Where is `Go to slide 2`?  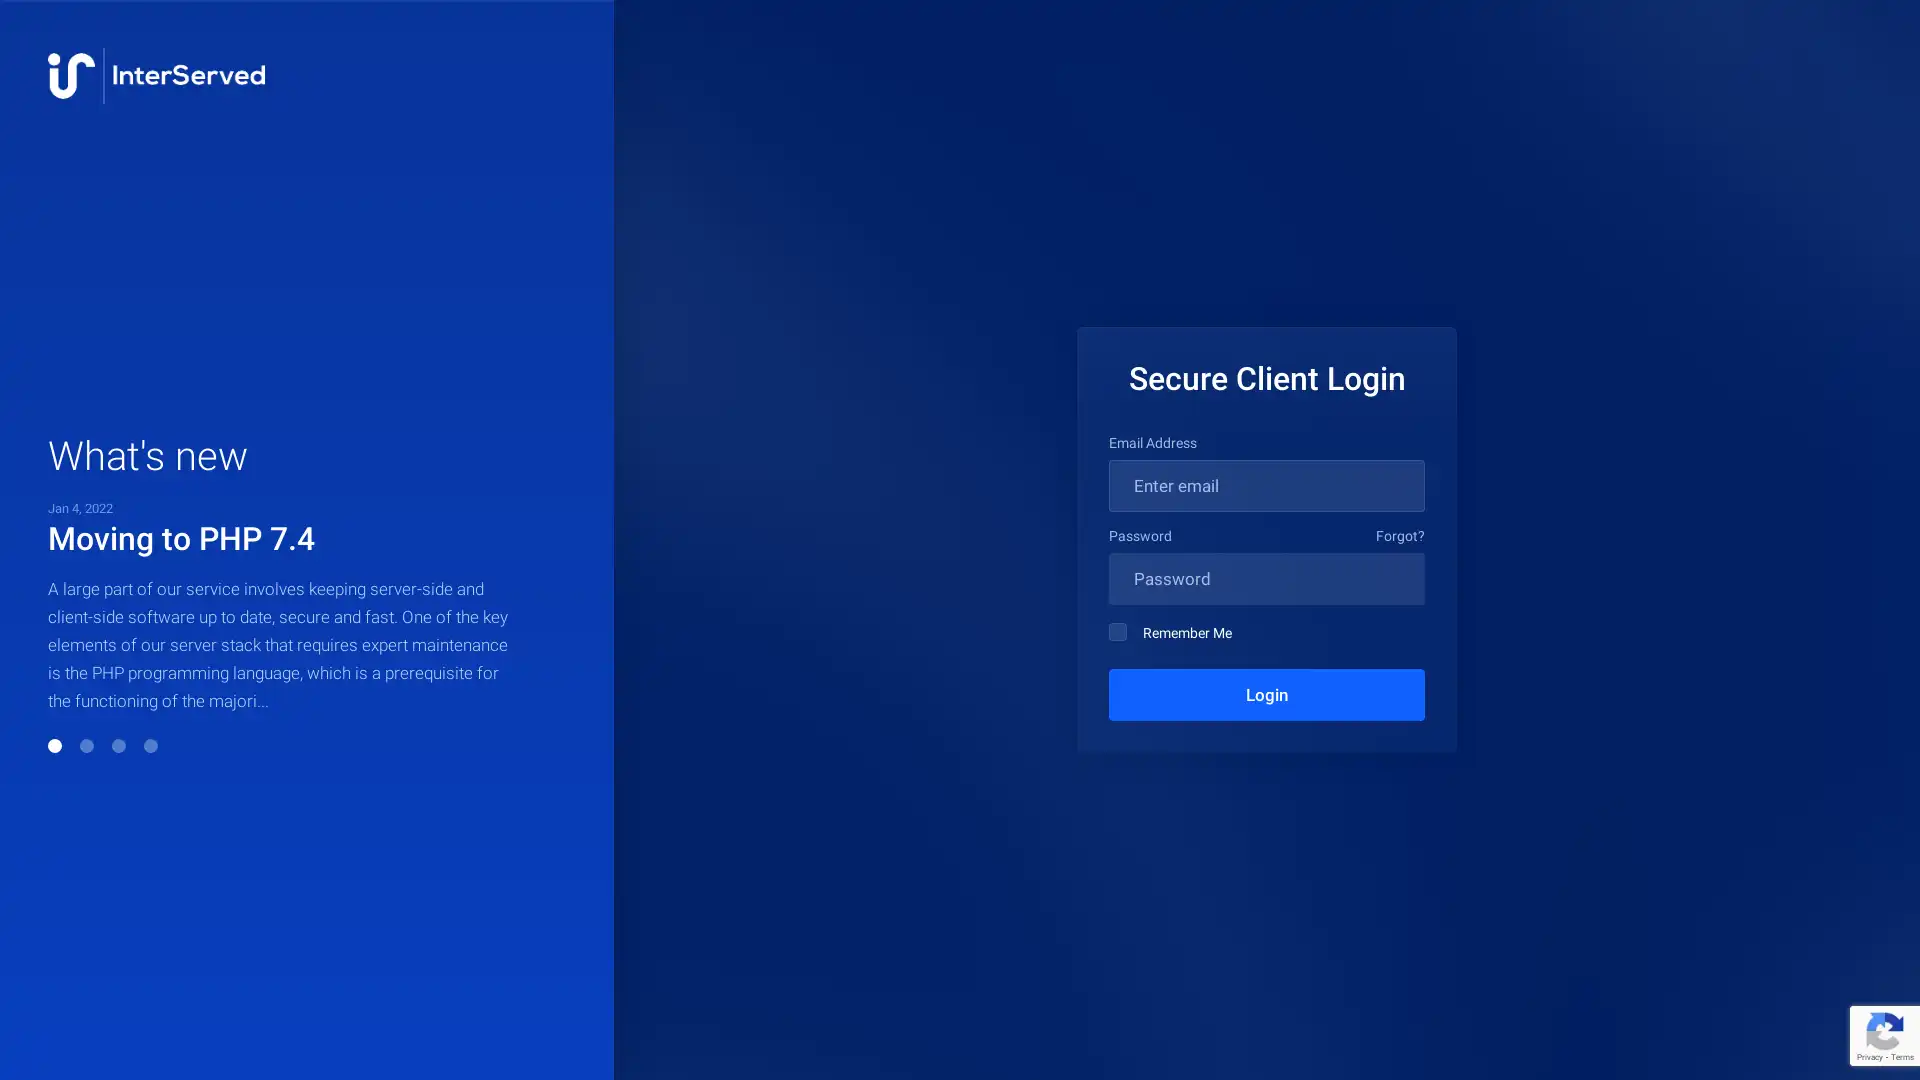 Go to slide 2 is located at coordinates (85, 765).